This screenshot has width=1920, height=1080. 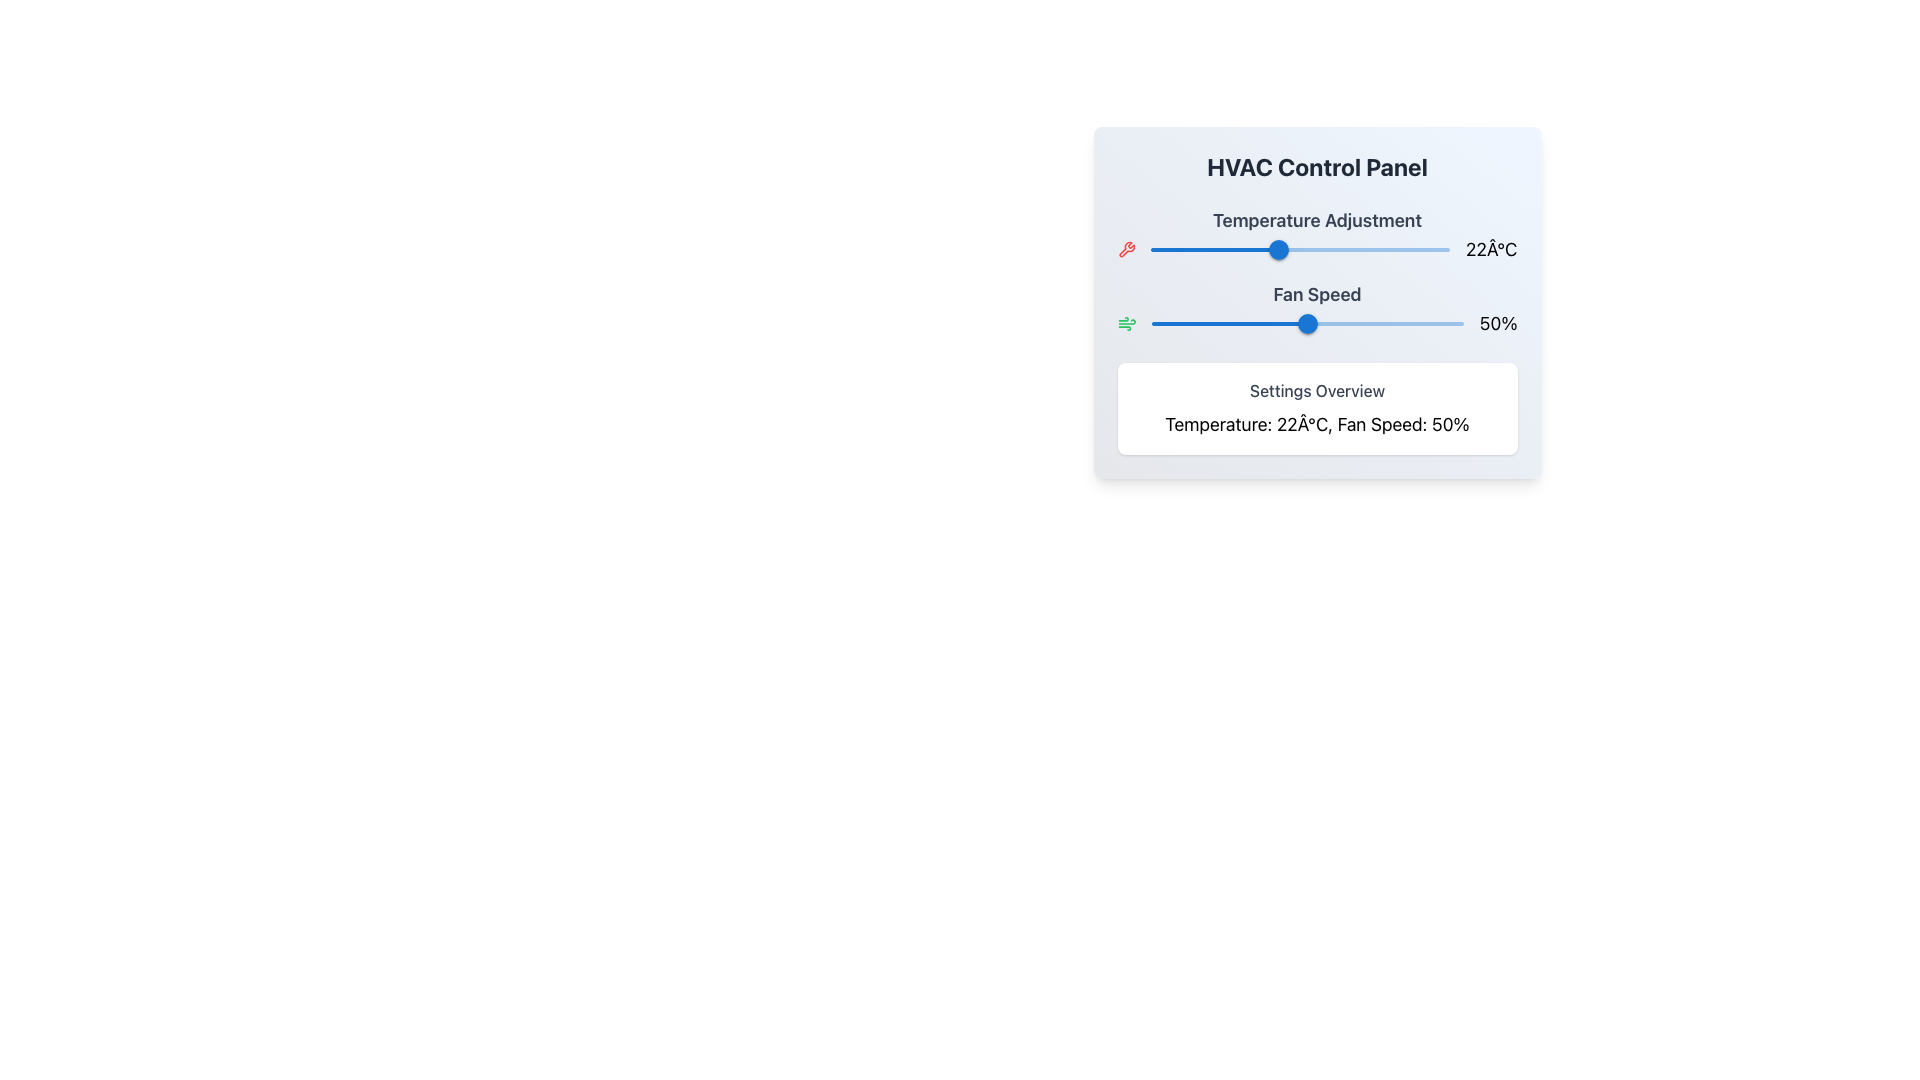 I want to click on the slider value, so click(x=1183, y=323).